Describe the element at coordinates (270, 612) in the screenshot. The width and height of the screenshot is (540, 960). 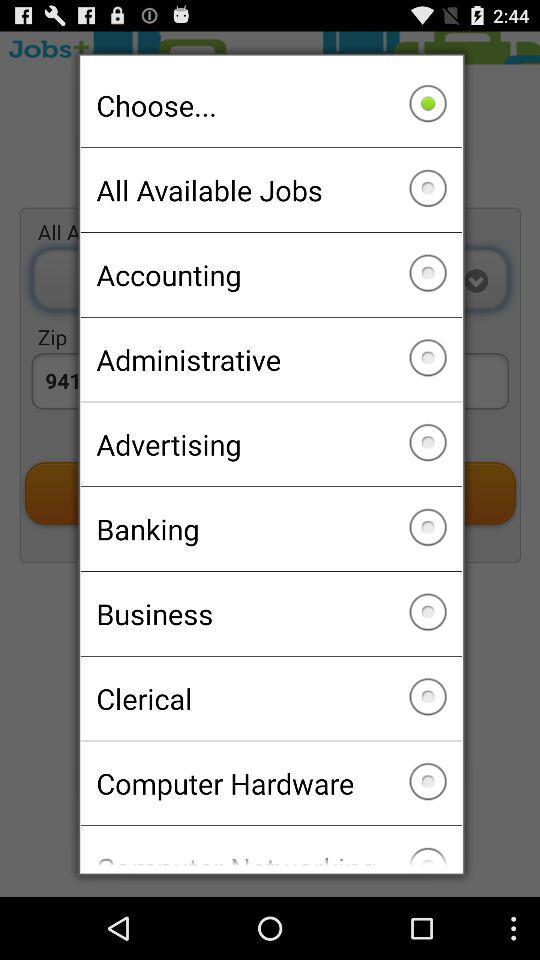
I see `the business checkbox` at that location.